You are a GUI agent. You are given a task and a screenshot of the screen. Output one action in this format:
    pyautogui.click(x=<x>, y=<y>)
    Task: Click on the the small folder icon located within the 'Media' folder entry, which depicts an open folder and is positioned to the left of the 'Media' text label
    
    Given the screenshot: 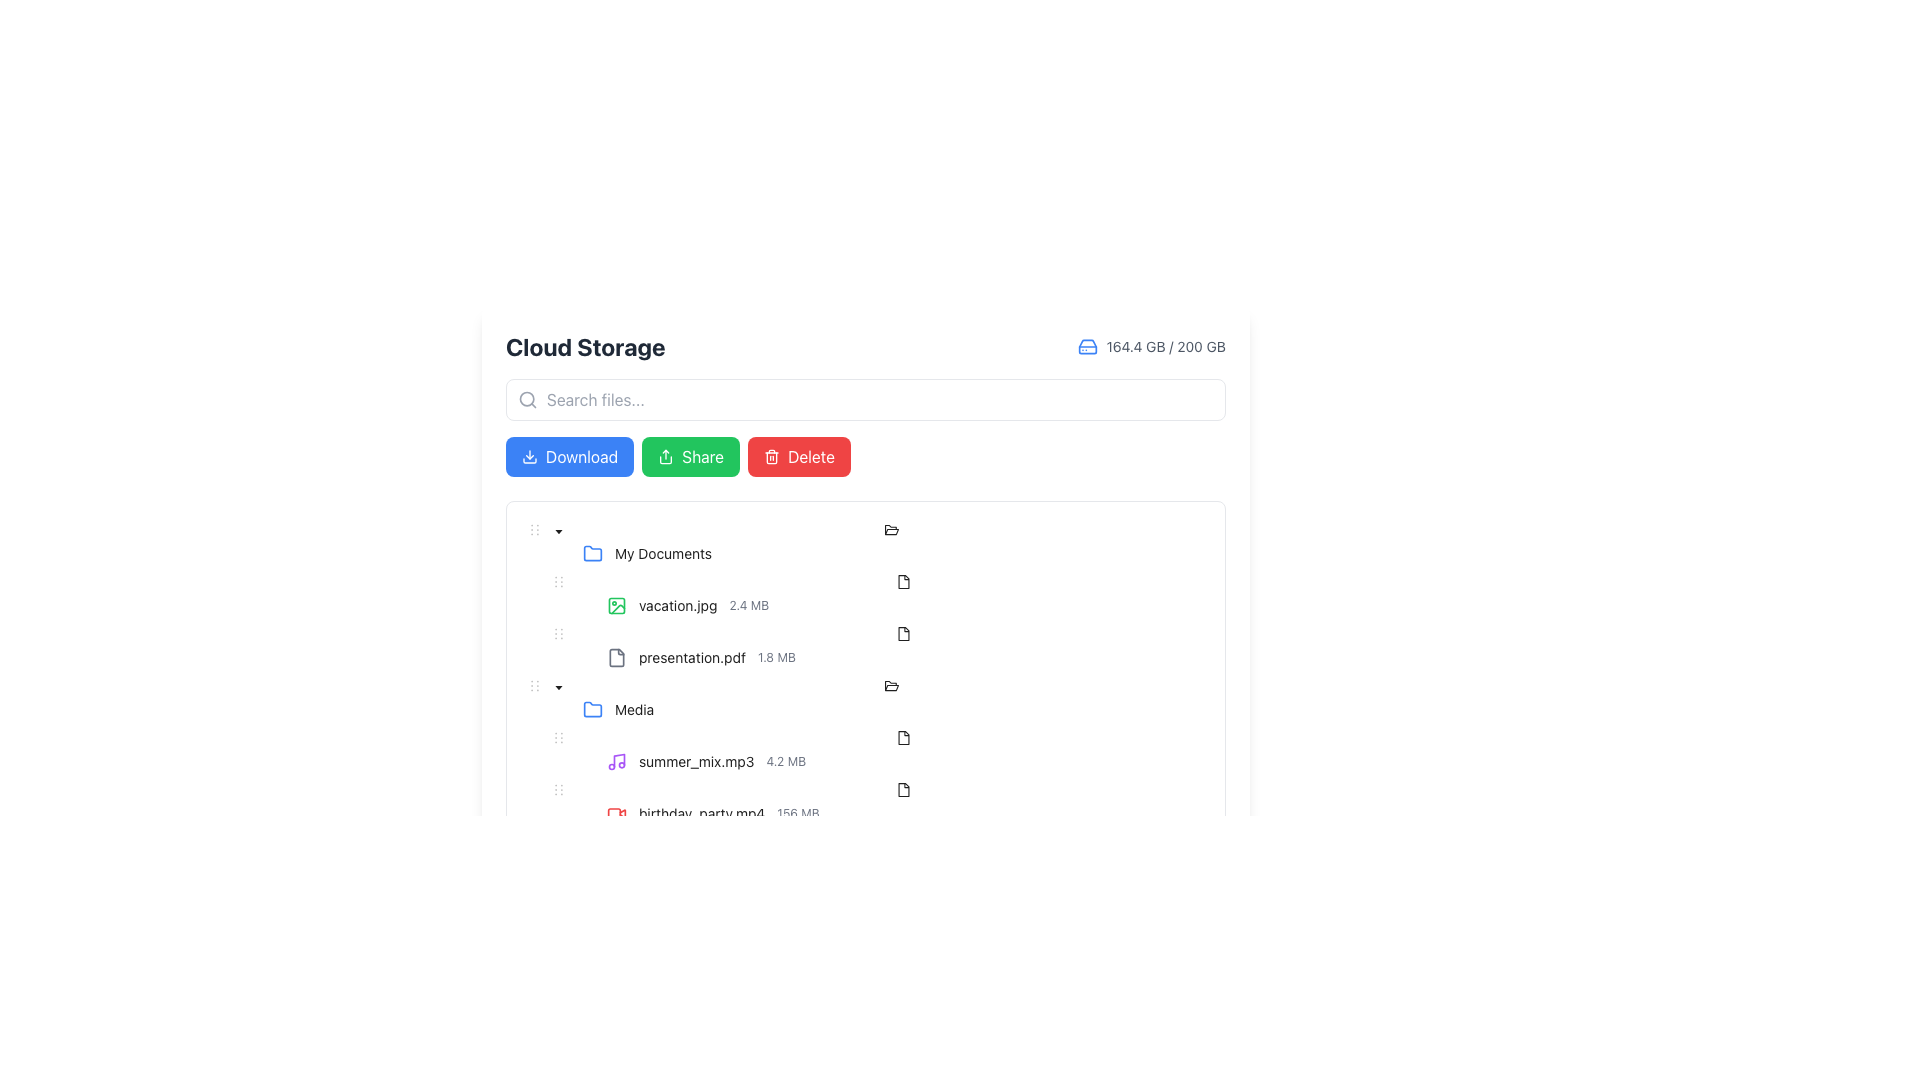 What is the action you would take?
    pyautogui.click(x=891, y=685)
    